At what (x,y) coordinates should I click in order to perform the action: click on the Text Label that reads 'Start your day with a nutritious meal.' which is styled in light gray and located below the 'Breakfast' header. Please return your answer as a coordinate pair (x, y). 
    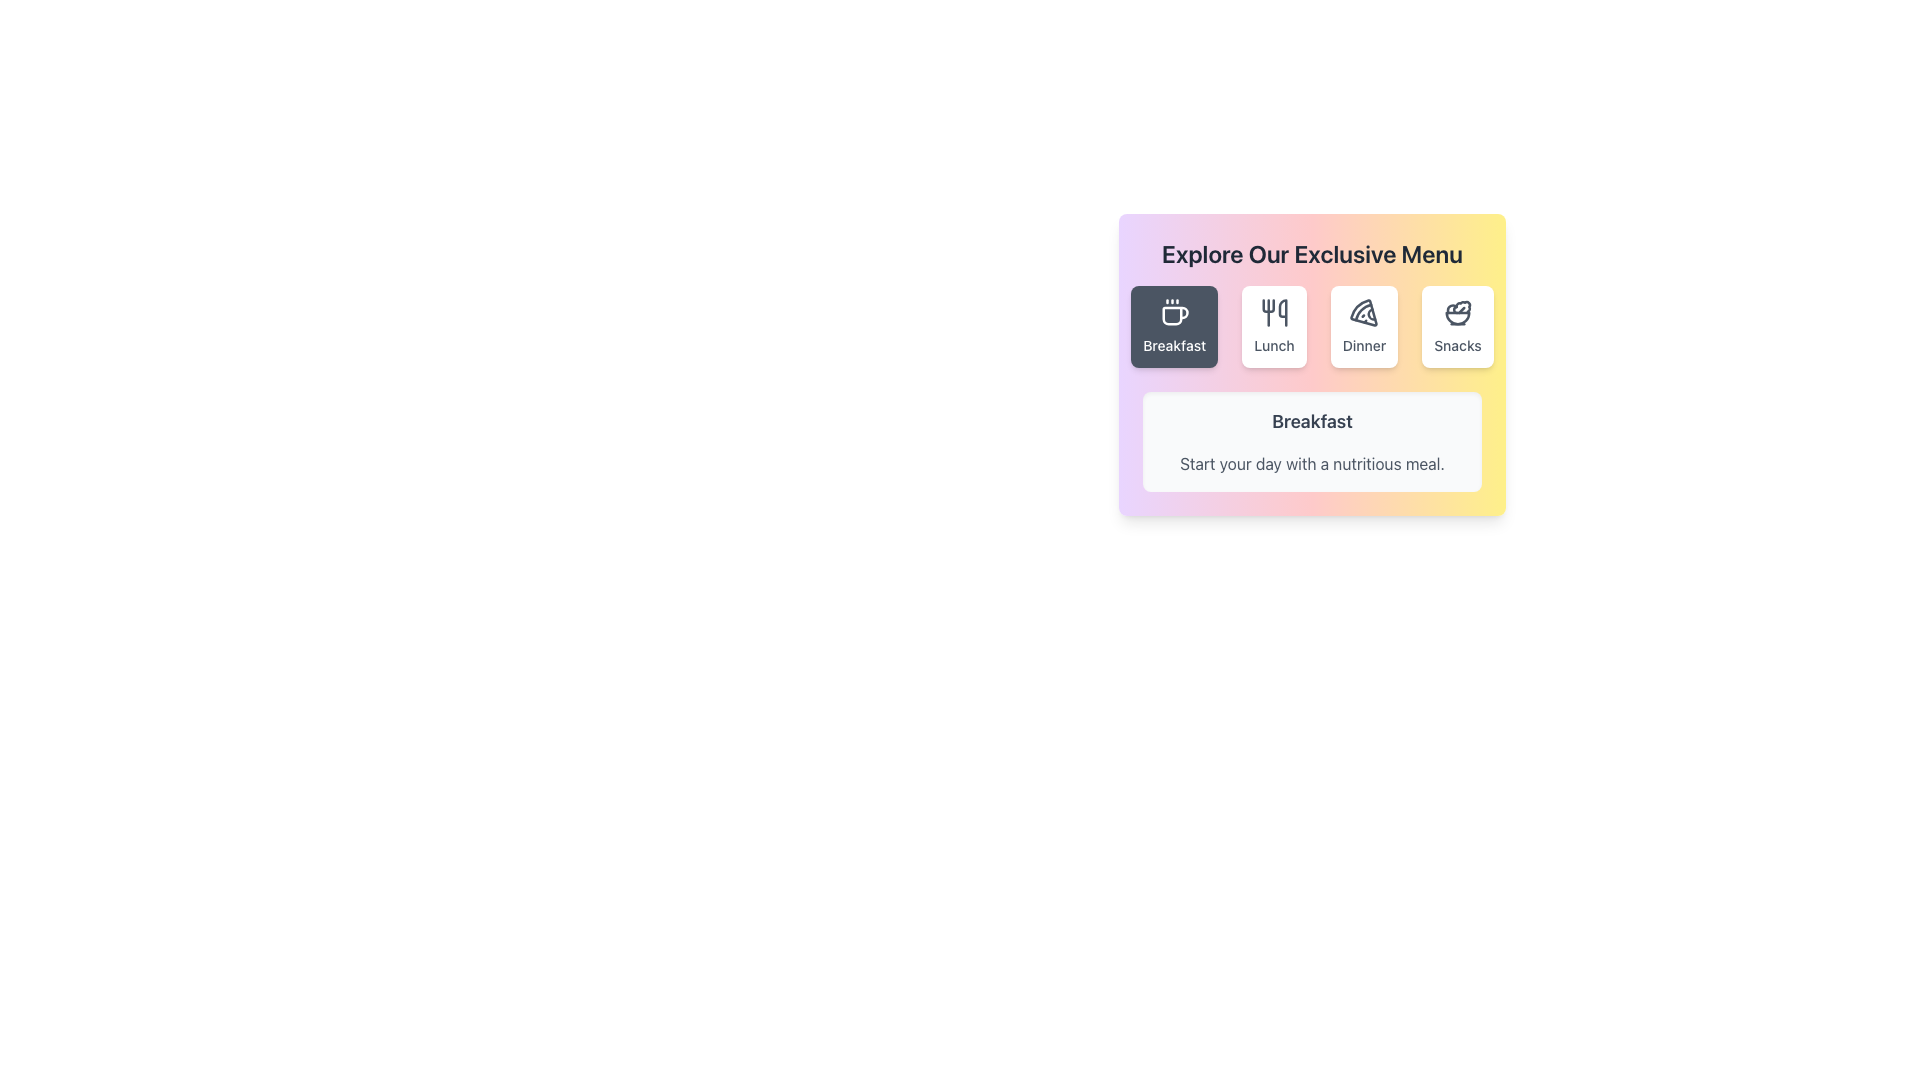
    Looking at the image, I should click on (1312, 463).